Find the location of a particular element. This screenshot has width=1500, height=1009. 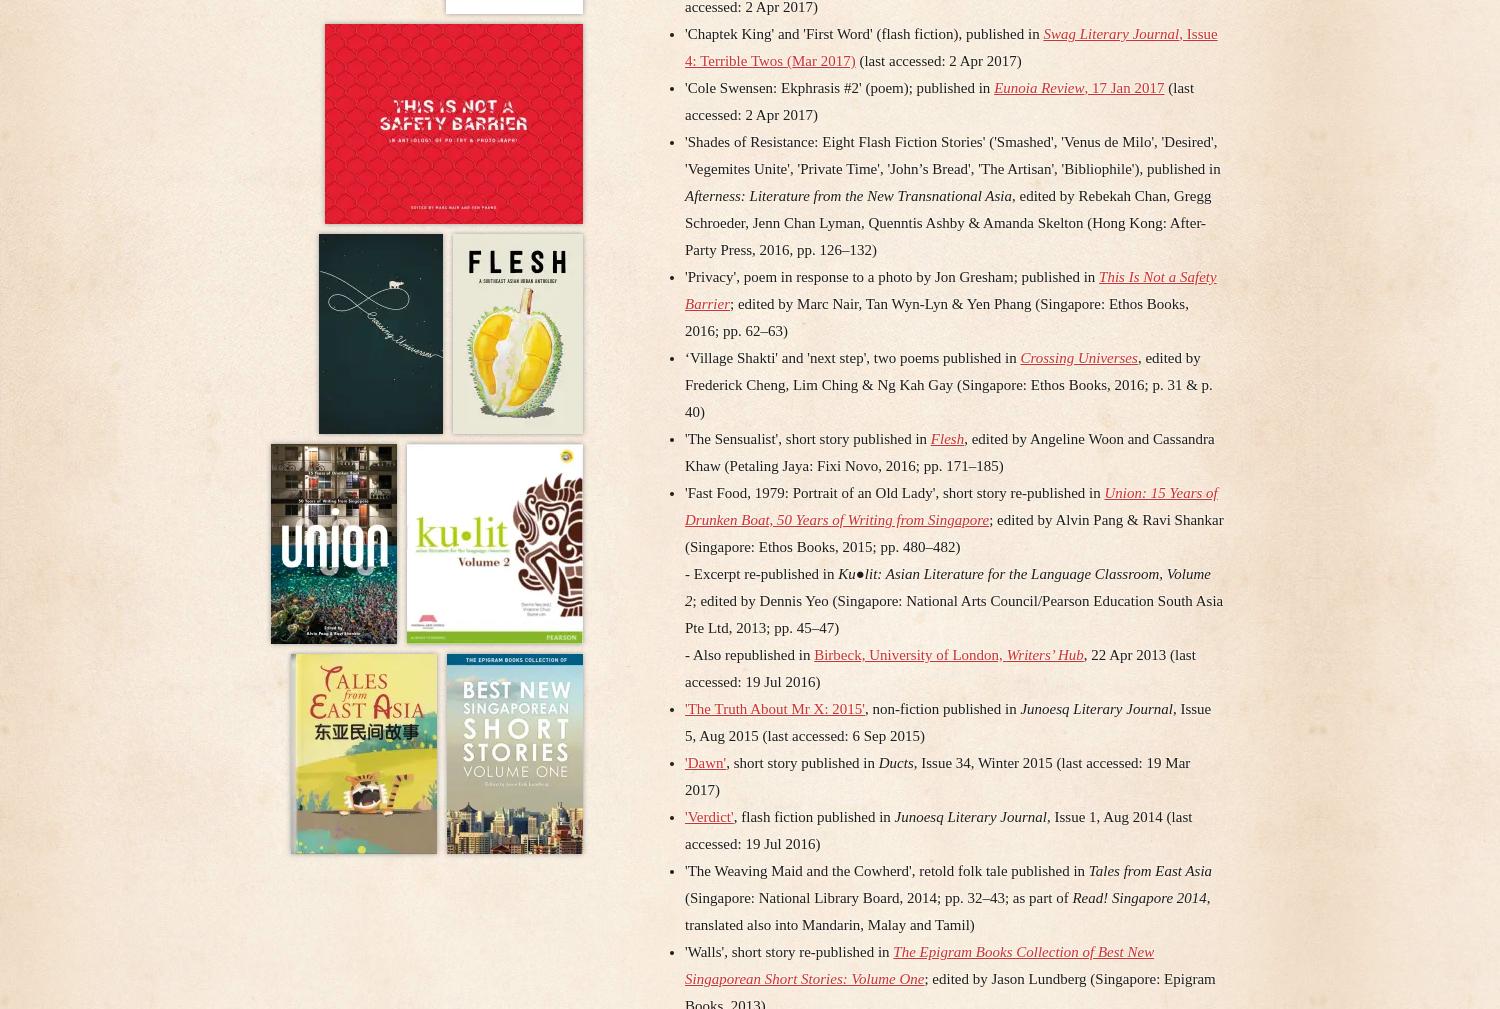

'Swag Literary Journal' is located at coordinates (1110, 33).